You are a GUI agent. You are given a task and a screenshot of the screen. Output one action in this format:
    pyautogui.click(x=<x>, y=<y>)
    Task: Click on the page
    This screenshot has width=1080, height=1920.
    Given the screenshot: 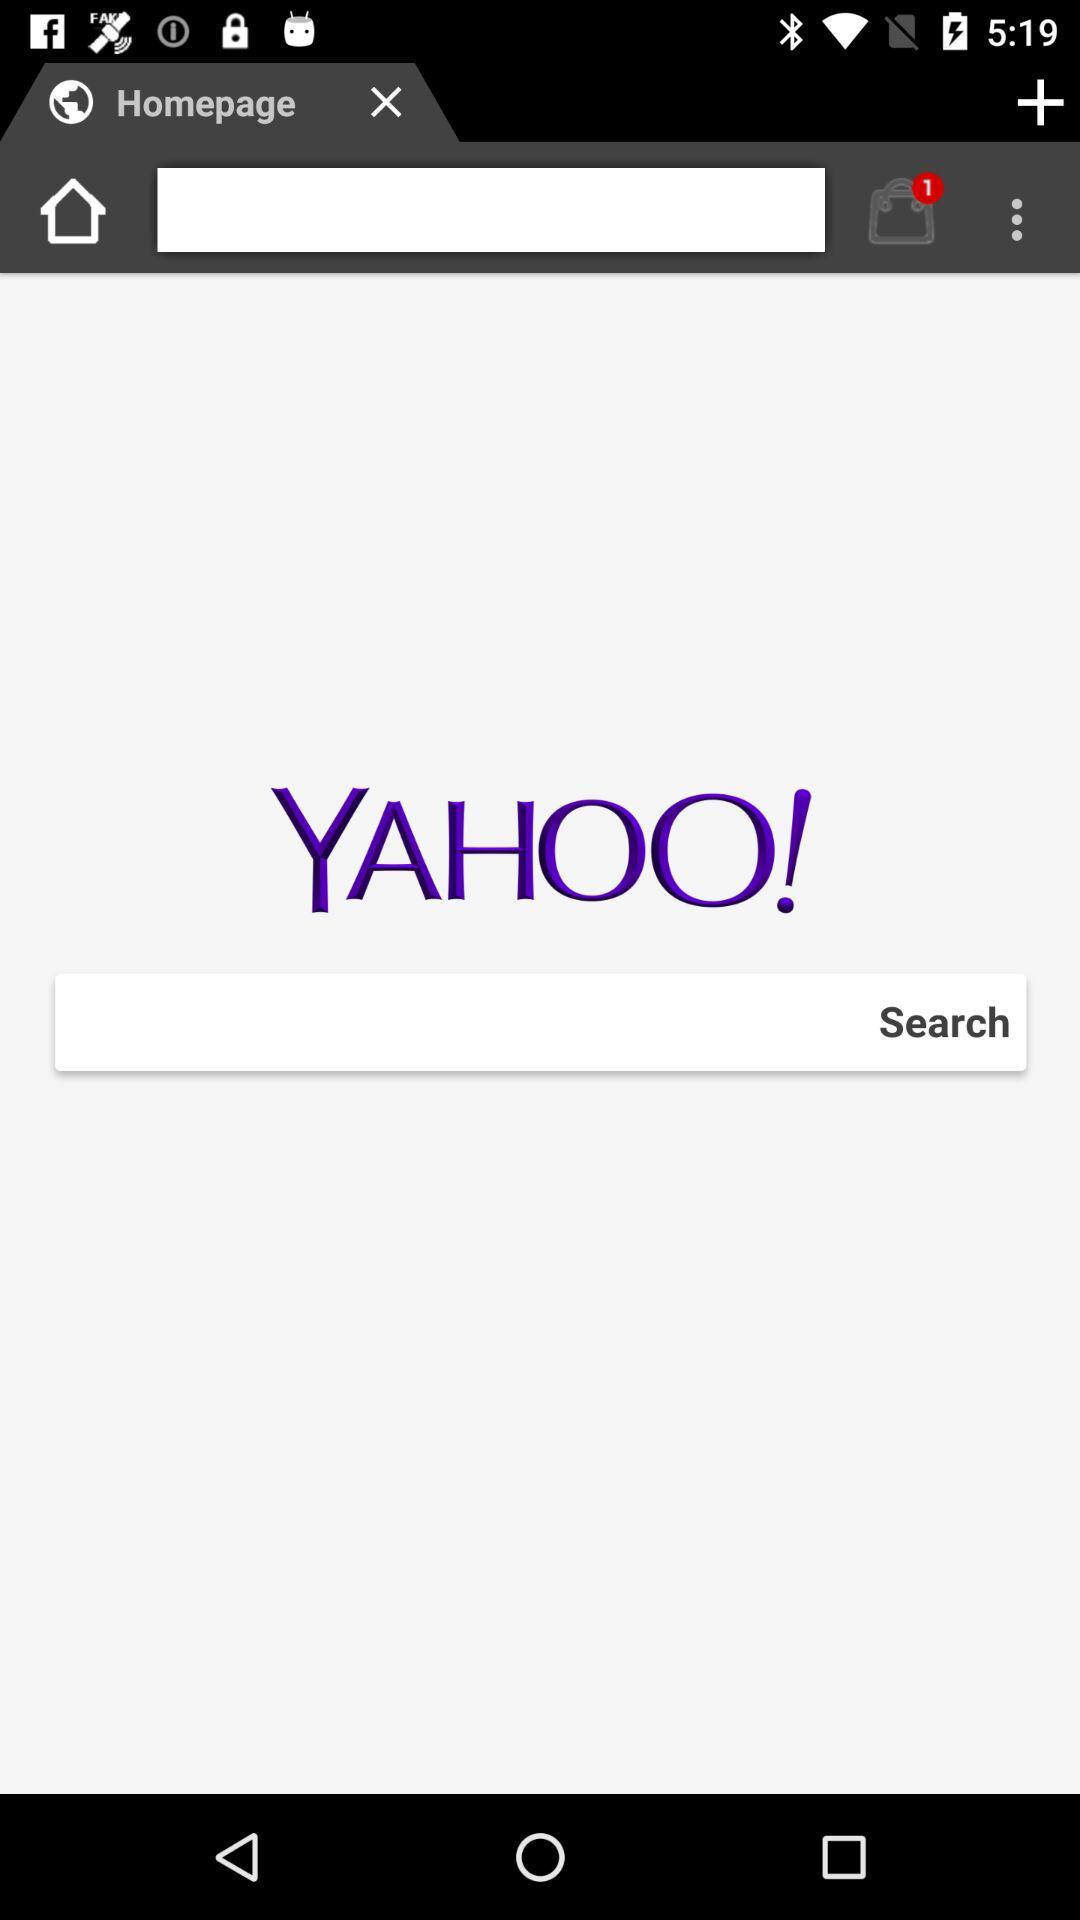 What is the action you would take?
    pyautogui.click(x=1039, y=101)
    